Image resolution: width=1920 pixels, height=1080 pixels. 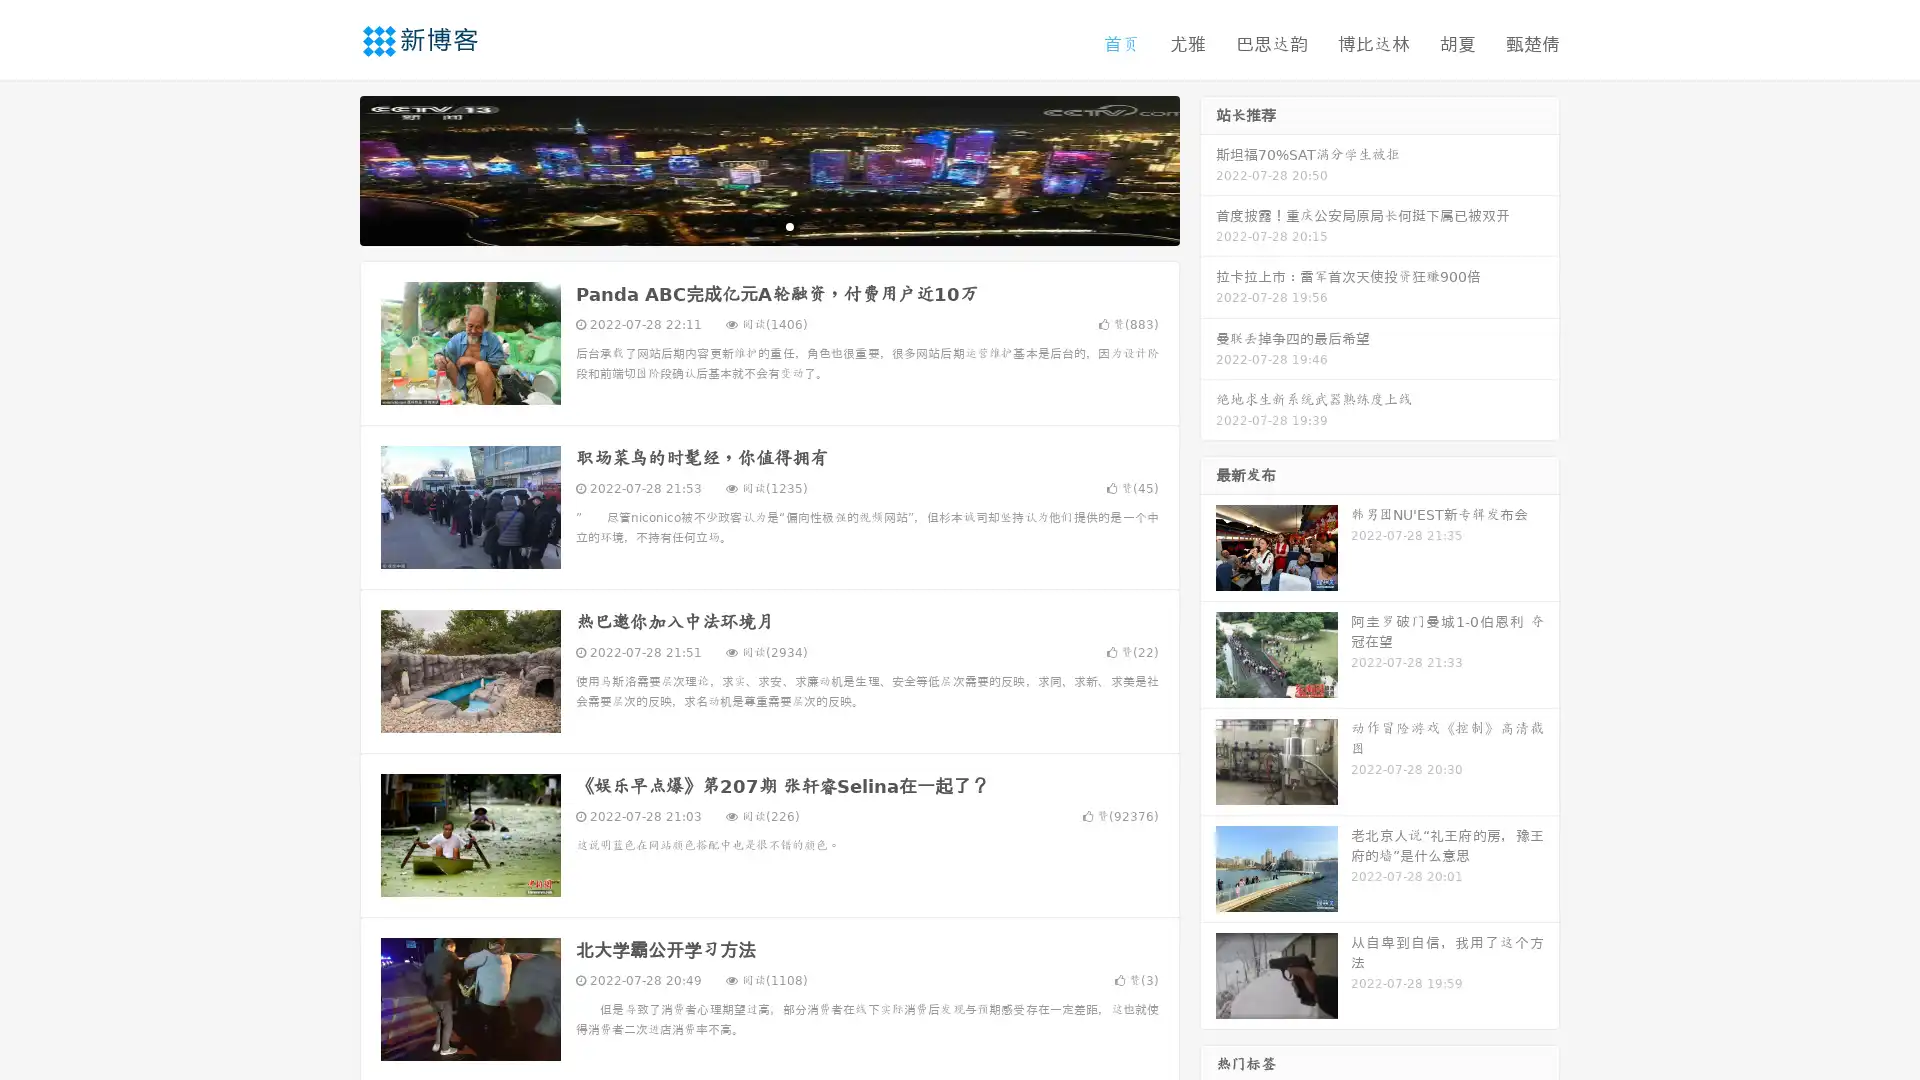 I want to click on Go to slide 3, so click(x=789, y=225).